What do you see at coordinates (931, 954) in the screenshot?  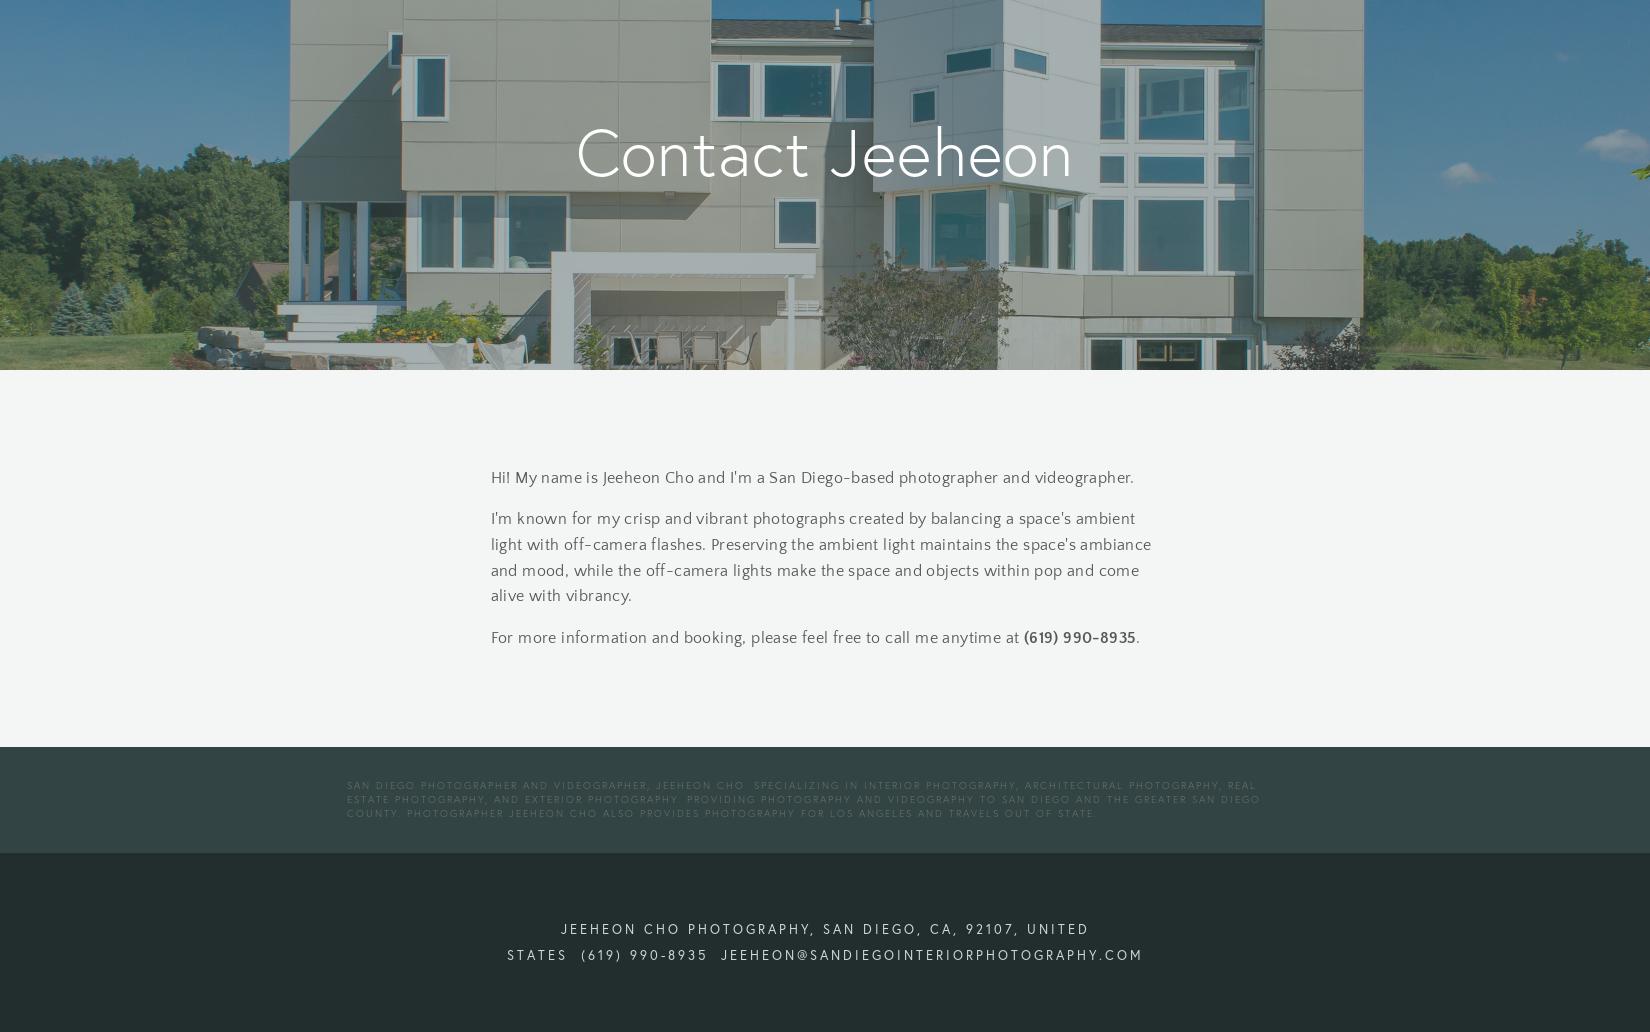 I see `'jeeheon@sandiegointeriorphotography.com'` at bounding box center [931, 954].